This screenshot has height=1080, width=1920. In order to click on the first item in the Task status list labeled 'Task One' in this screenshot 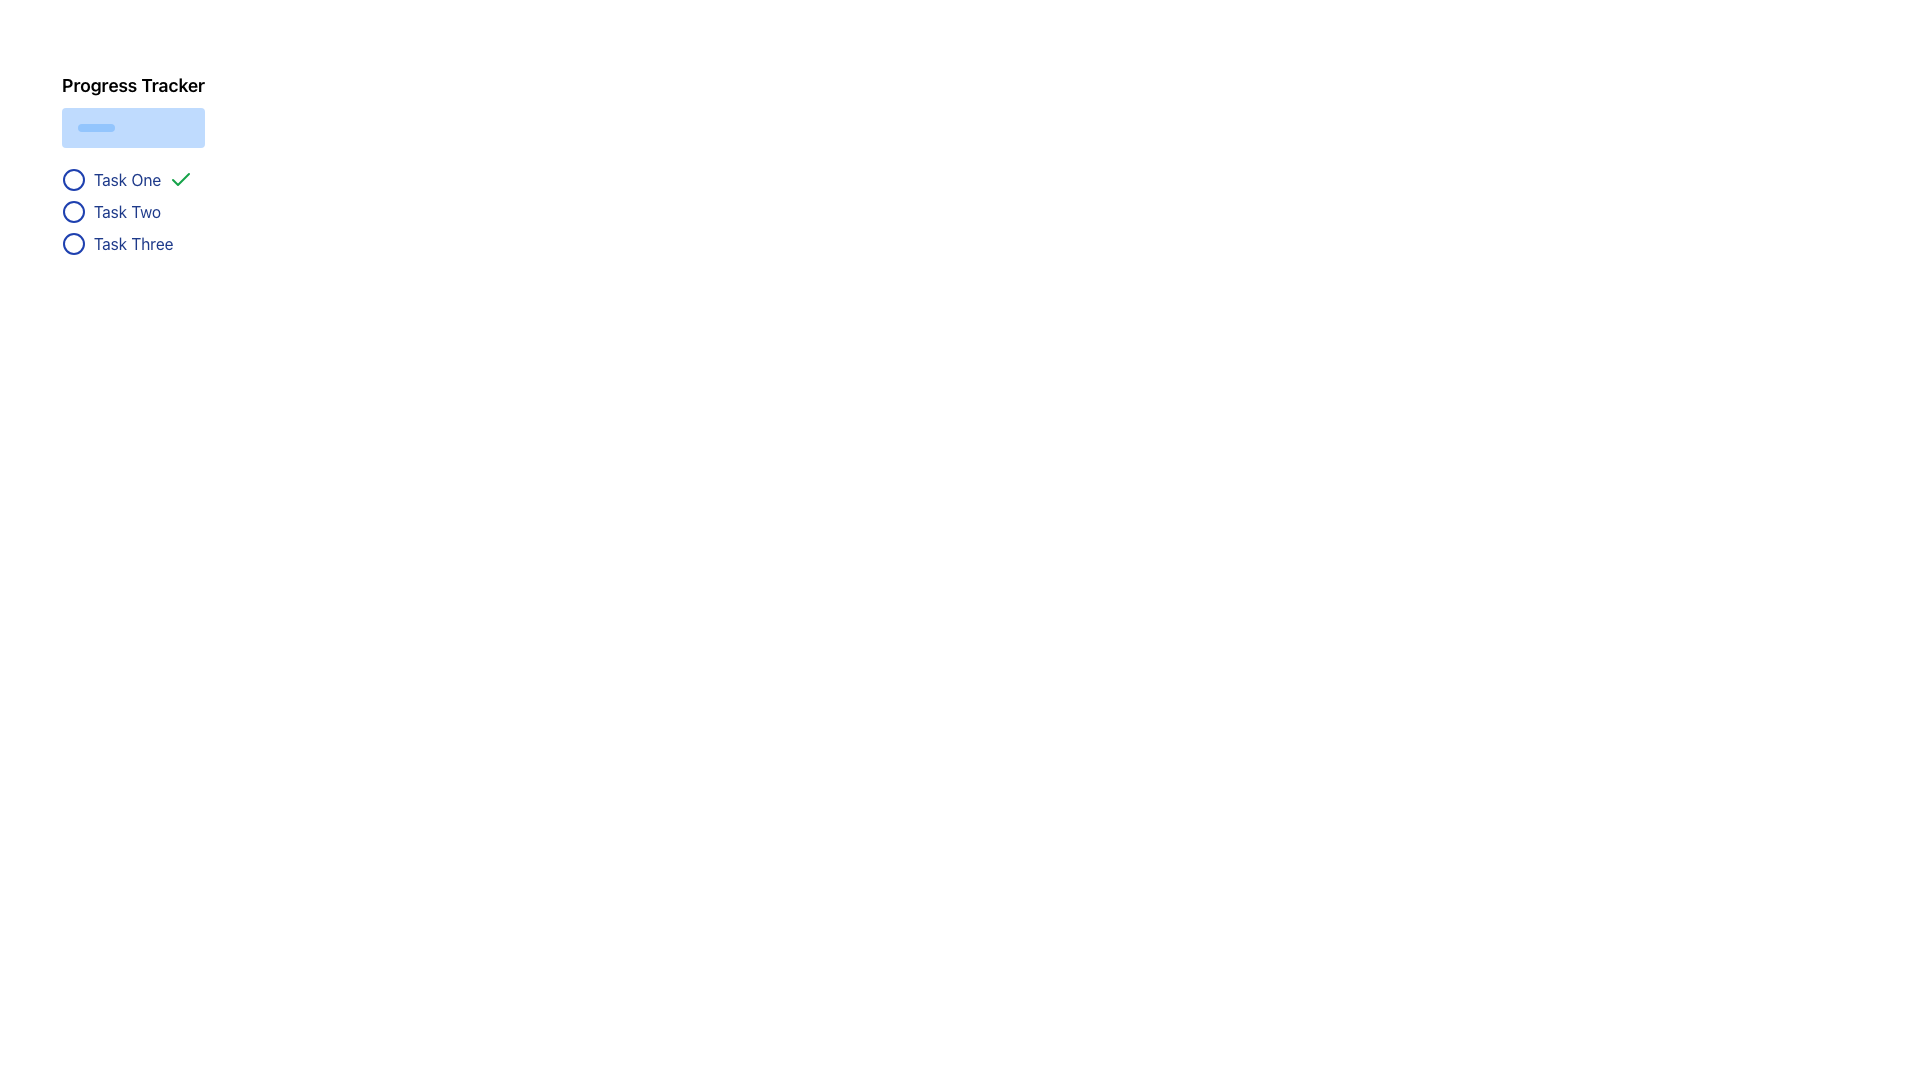, I will do `click(132, 180)`.